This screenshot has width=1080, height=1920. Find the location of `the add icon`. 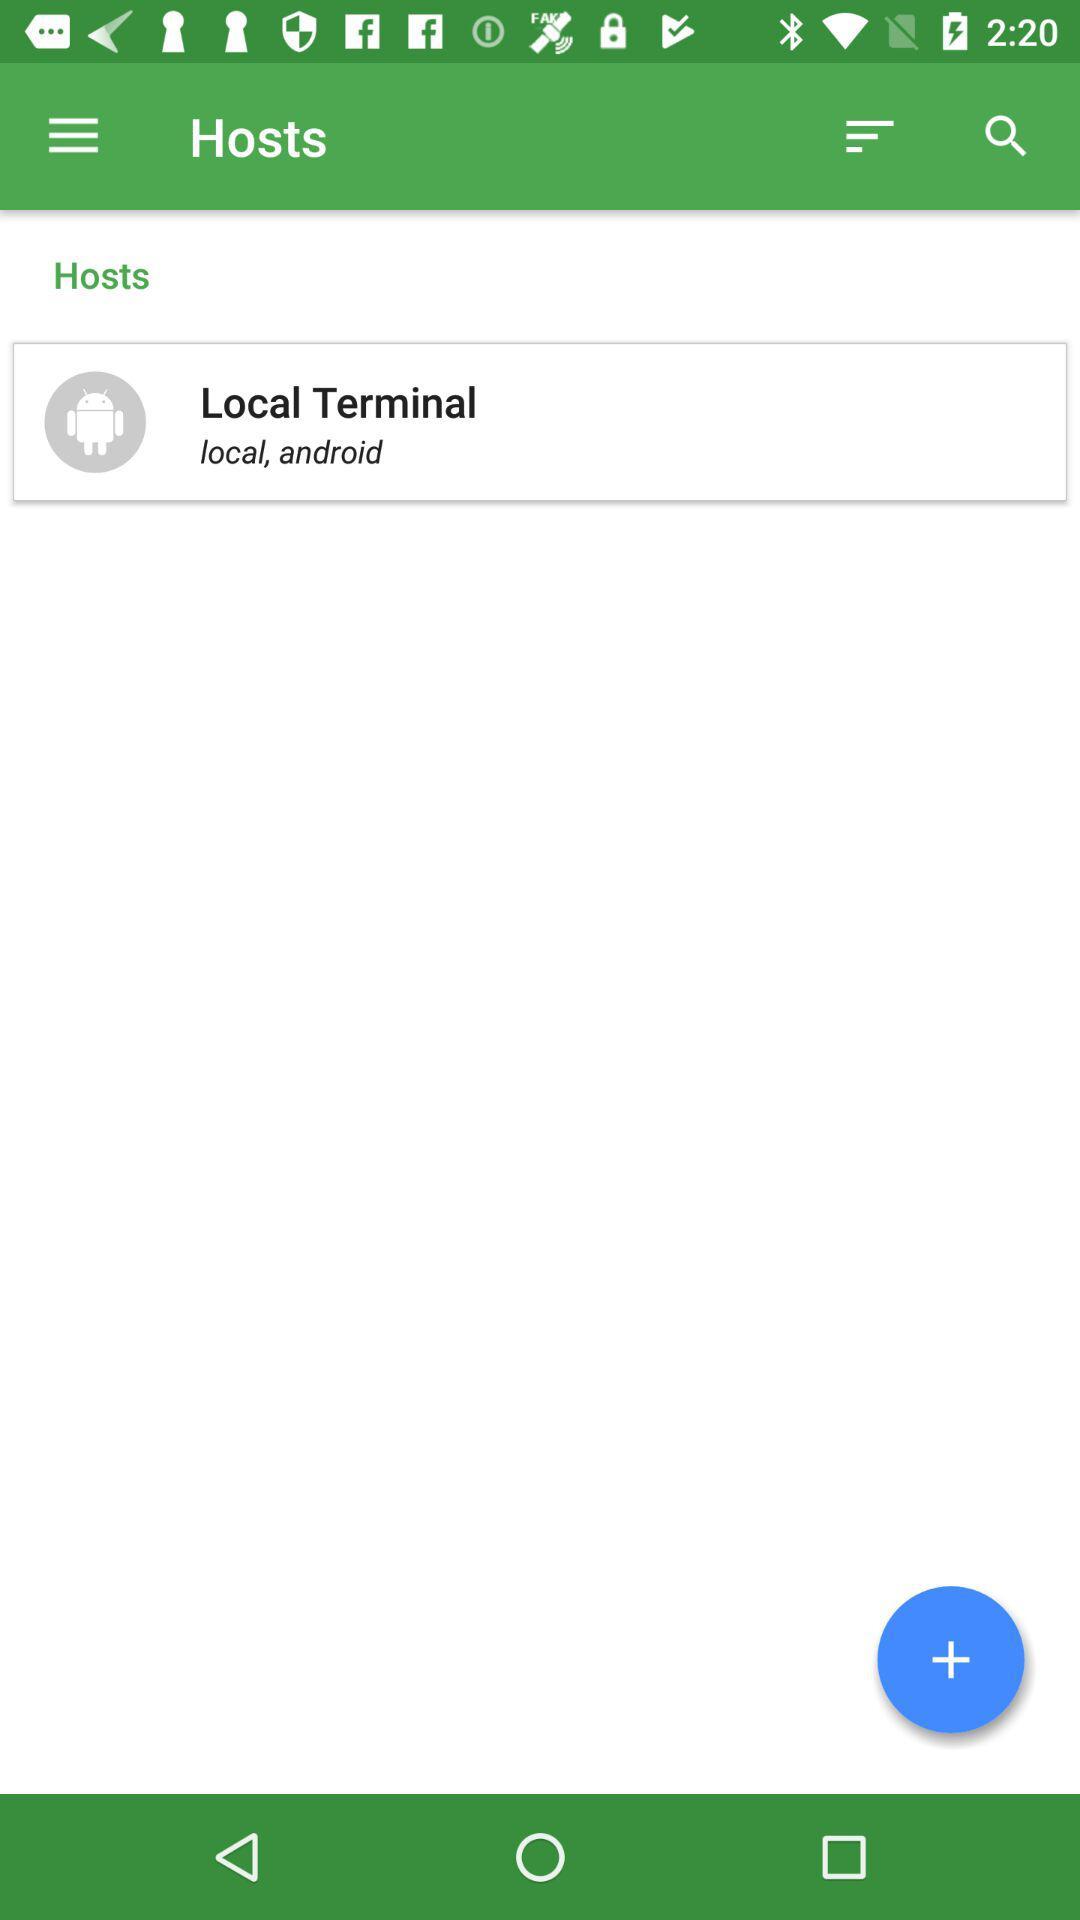

the add icon is located at coordinates (950, 1659).